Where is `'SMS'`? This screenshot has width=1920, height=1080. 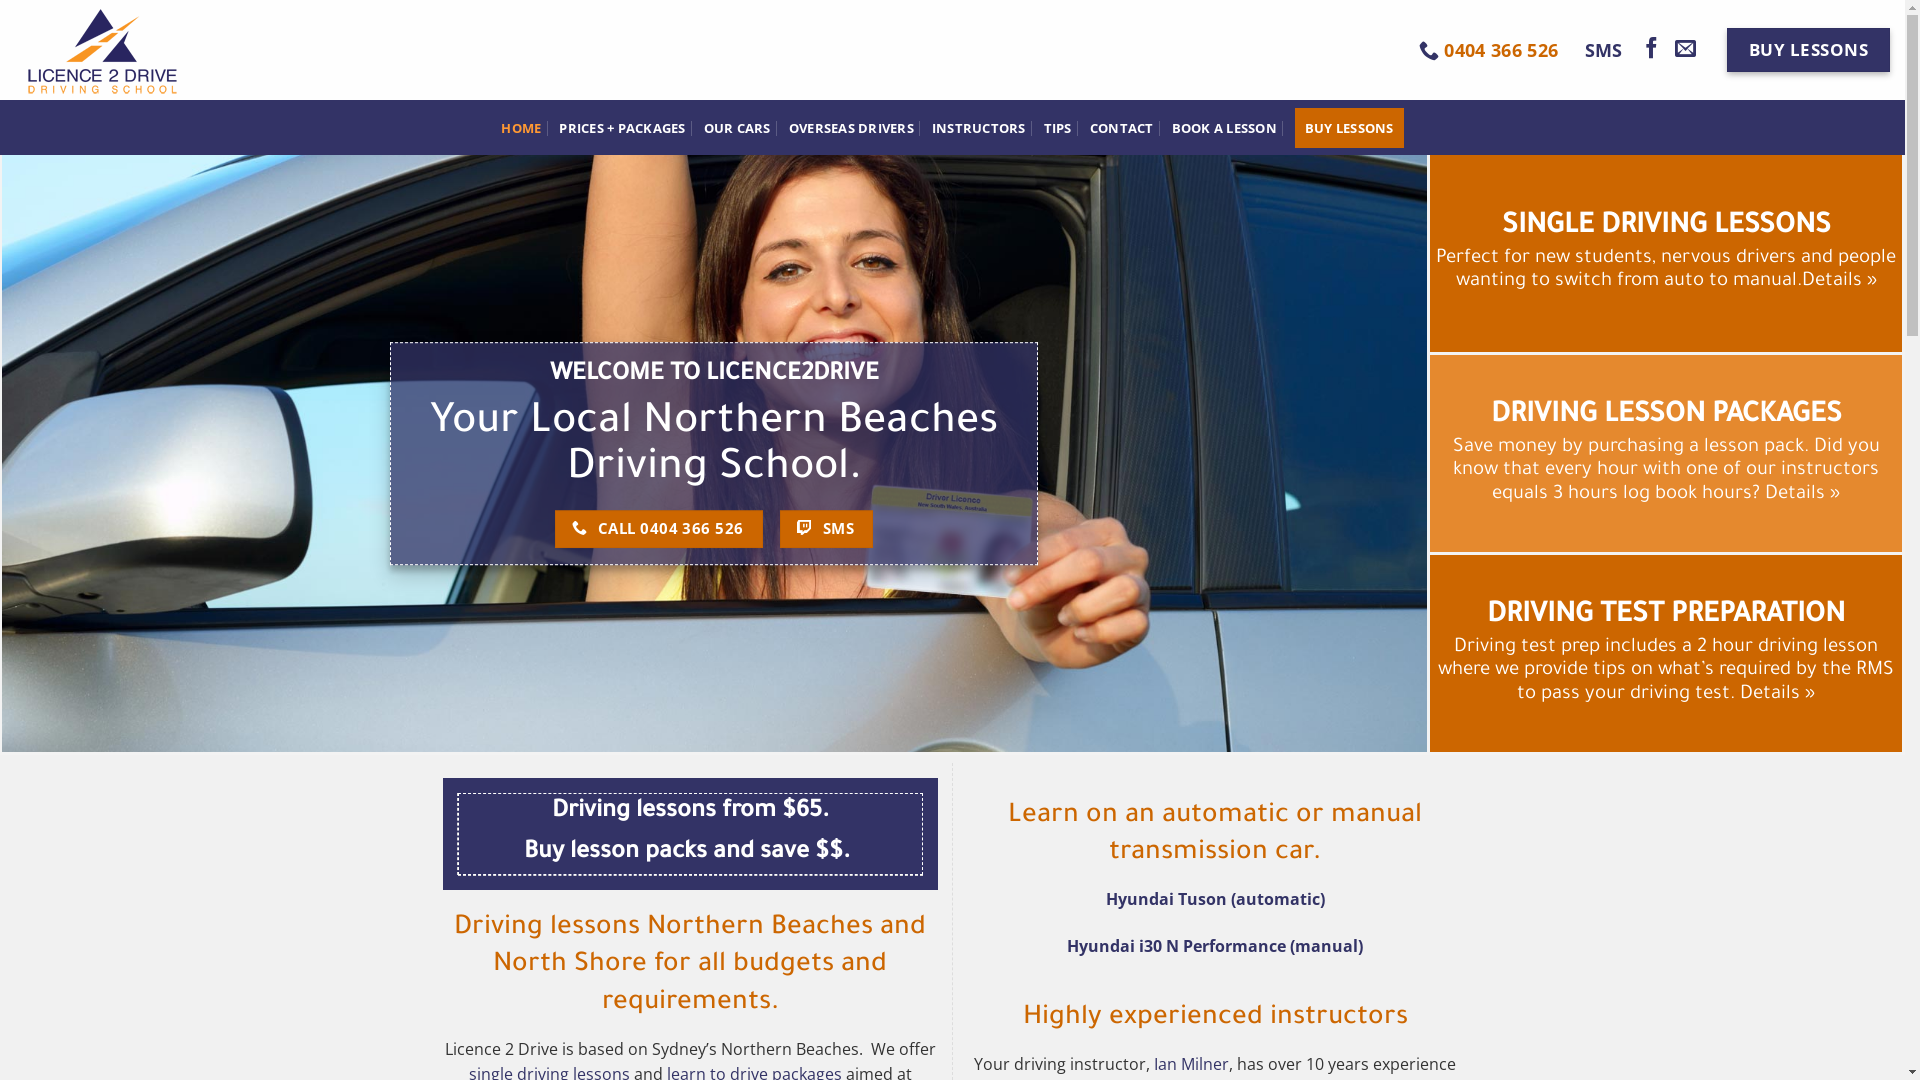
'SMS' is located at coordinates (826, 527).